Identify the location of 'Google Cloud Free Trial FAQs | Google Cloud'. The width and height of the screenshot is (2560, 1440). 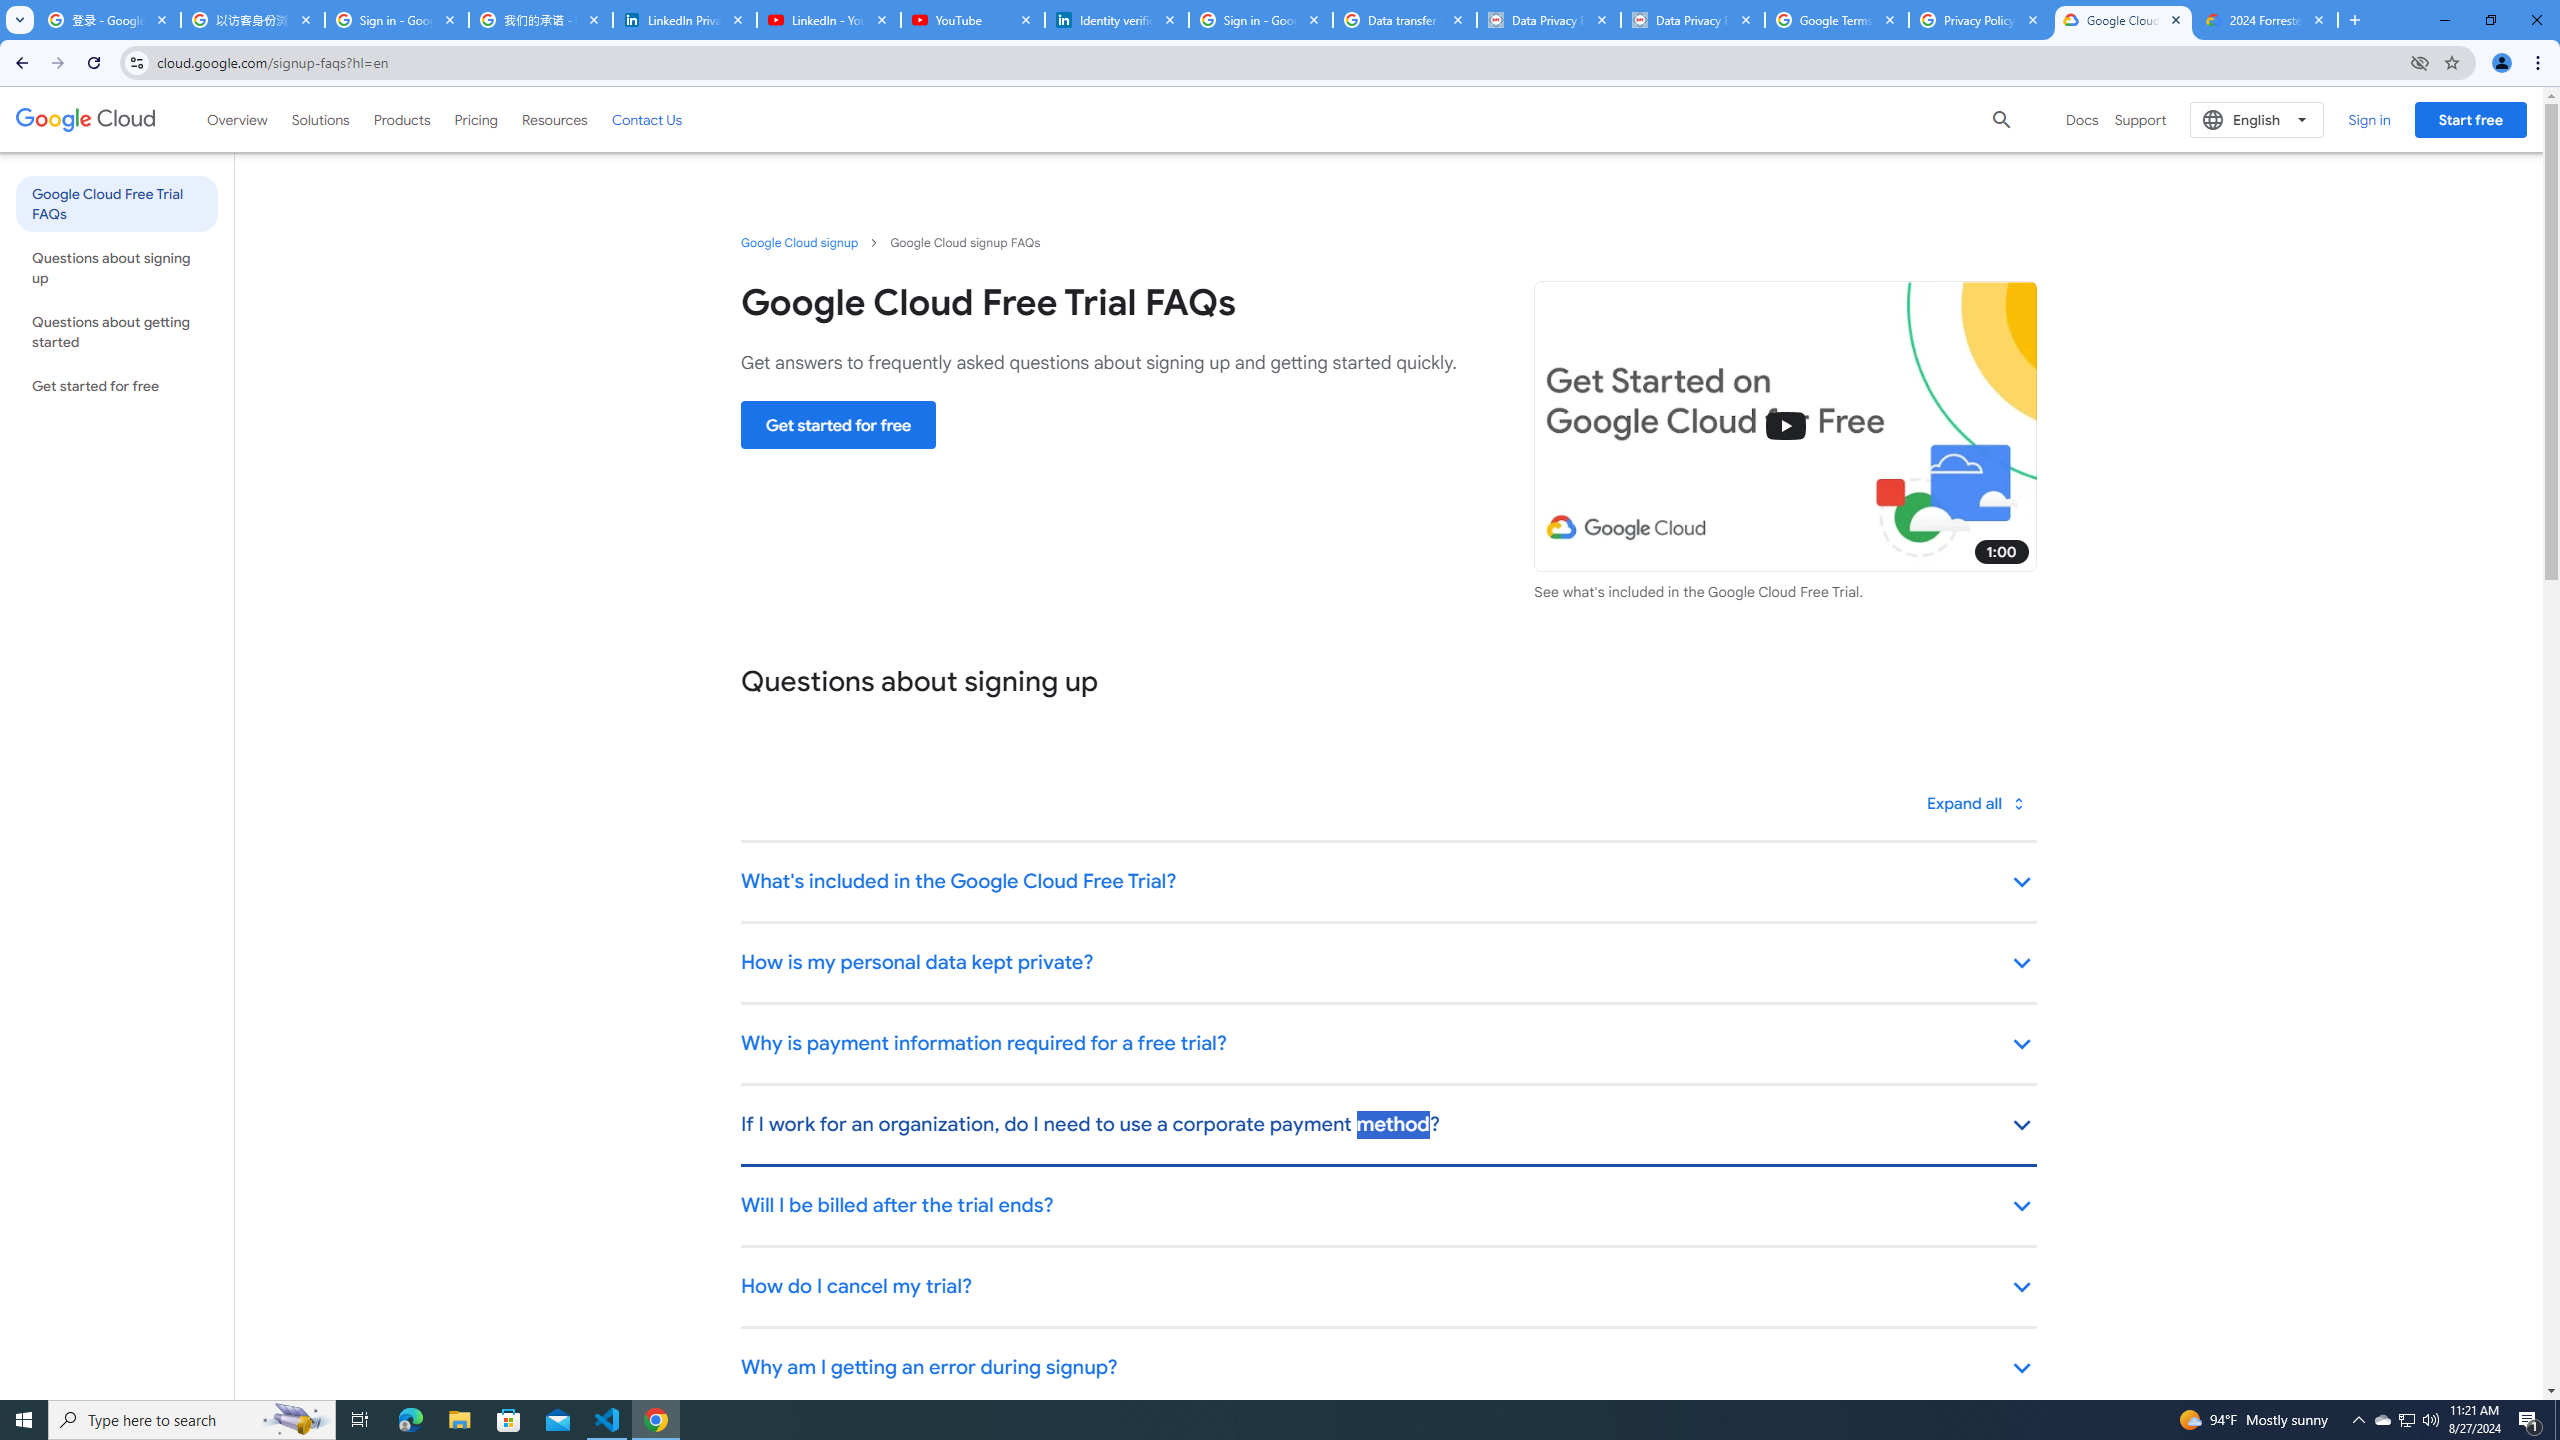
(2123, 19).